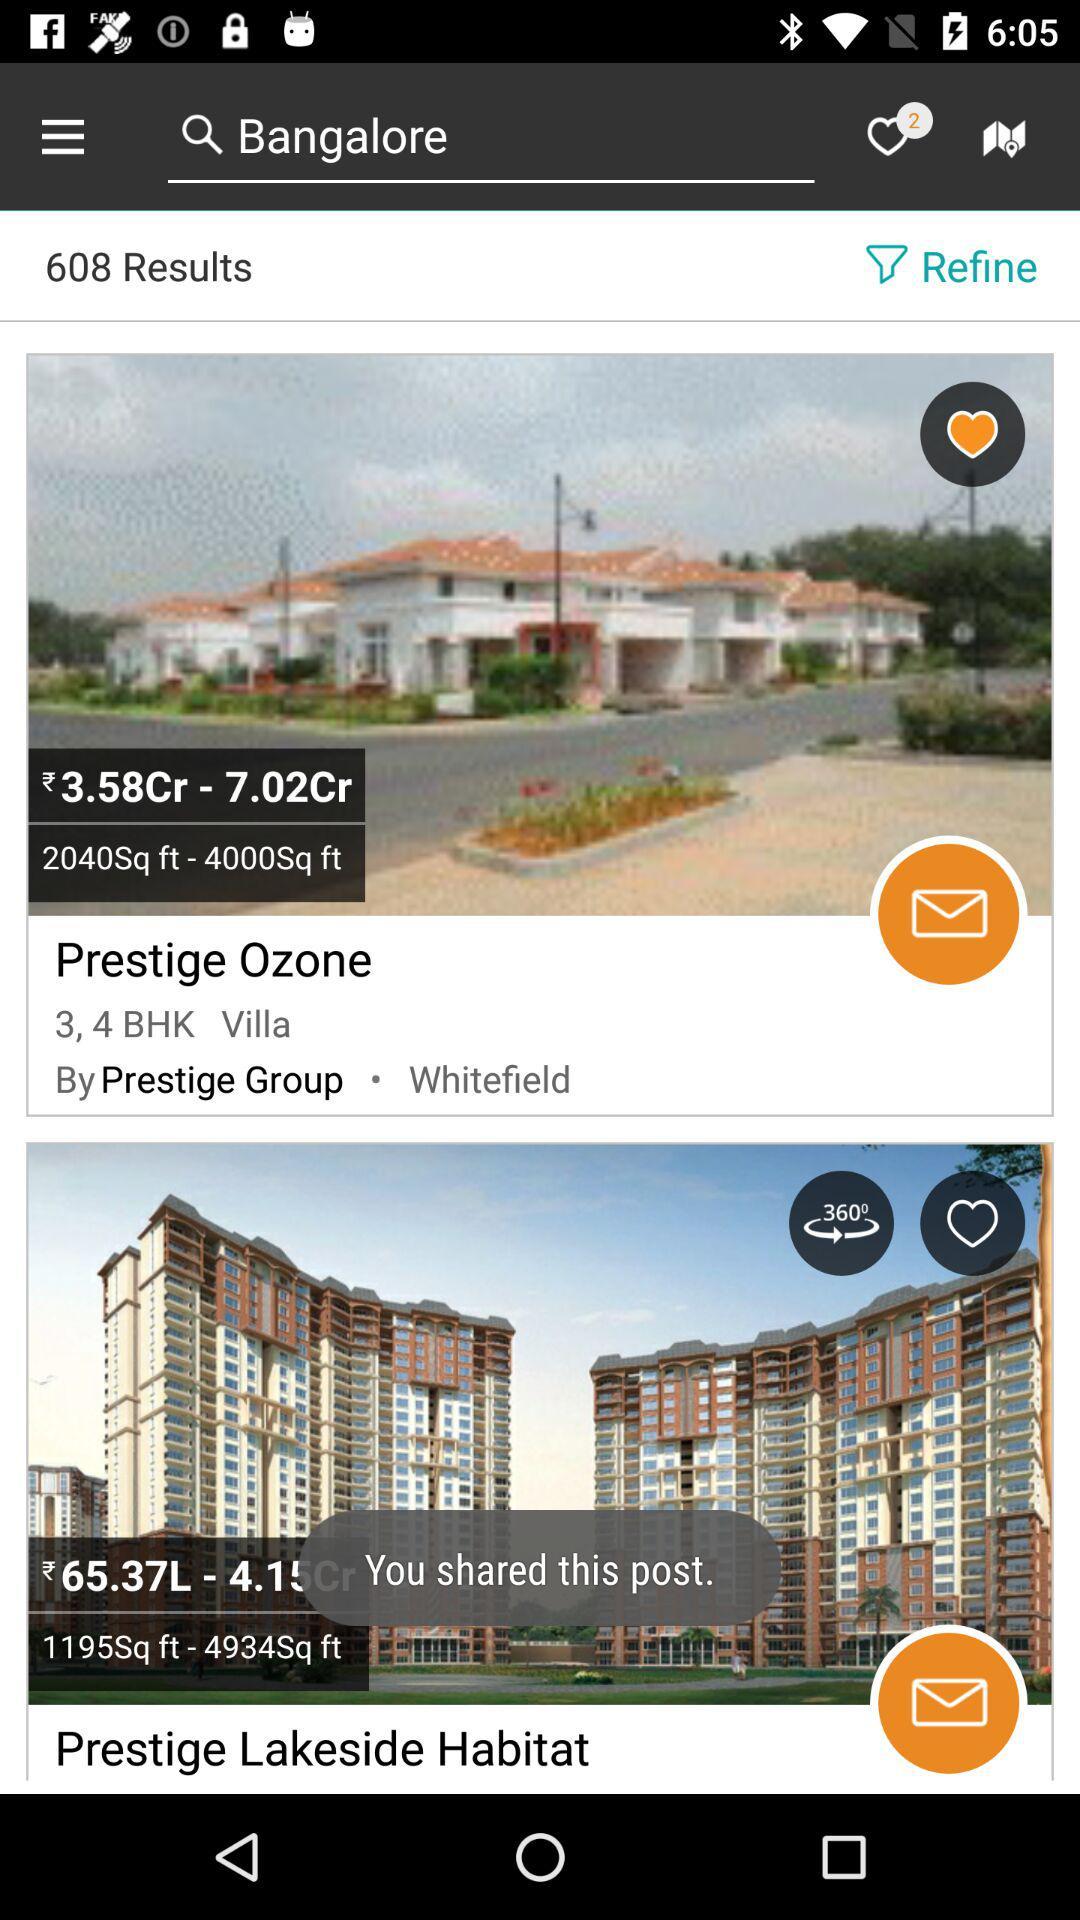 The image size is (1080, 1920). I want to click on in maps, so click(1007, 135).